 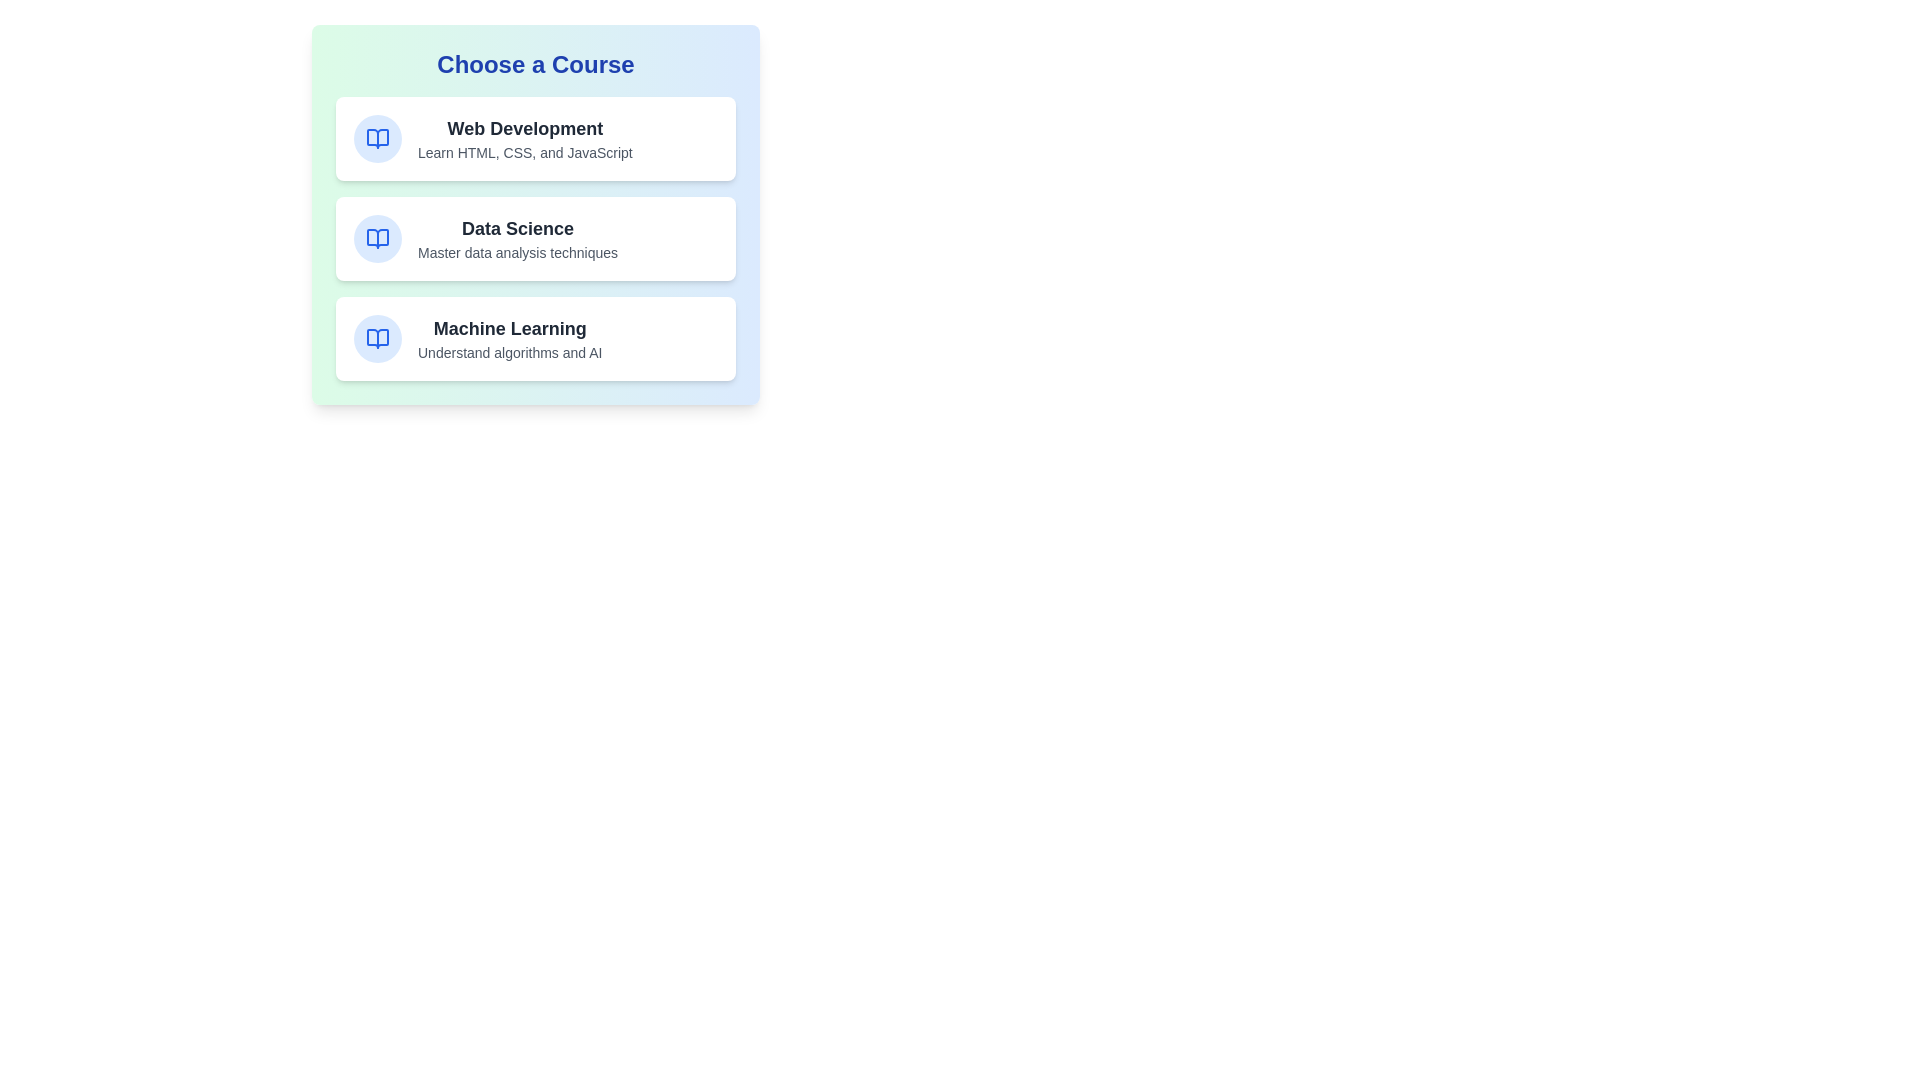 I want to click on the text element displaying 'Machine Learning', which is the textual content of the third course card in the 'Choose a Course' section, so click(x=510, y=338).